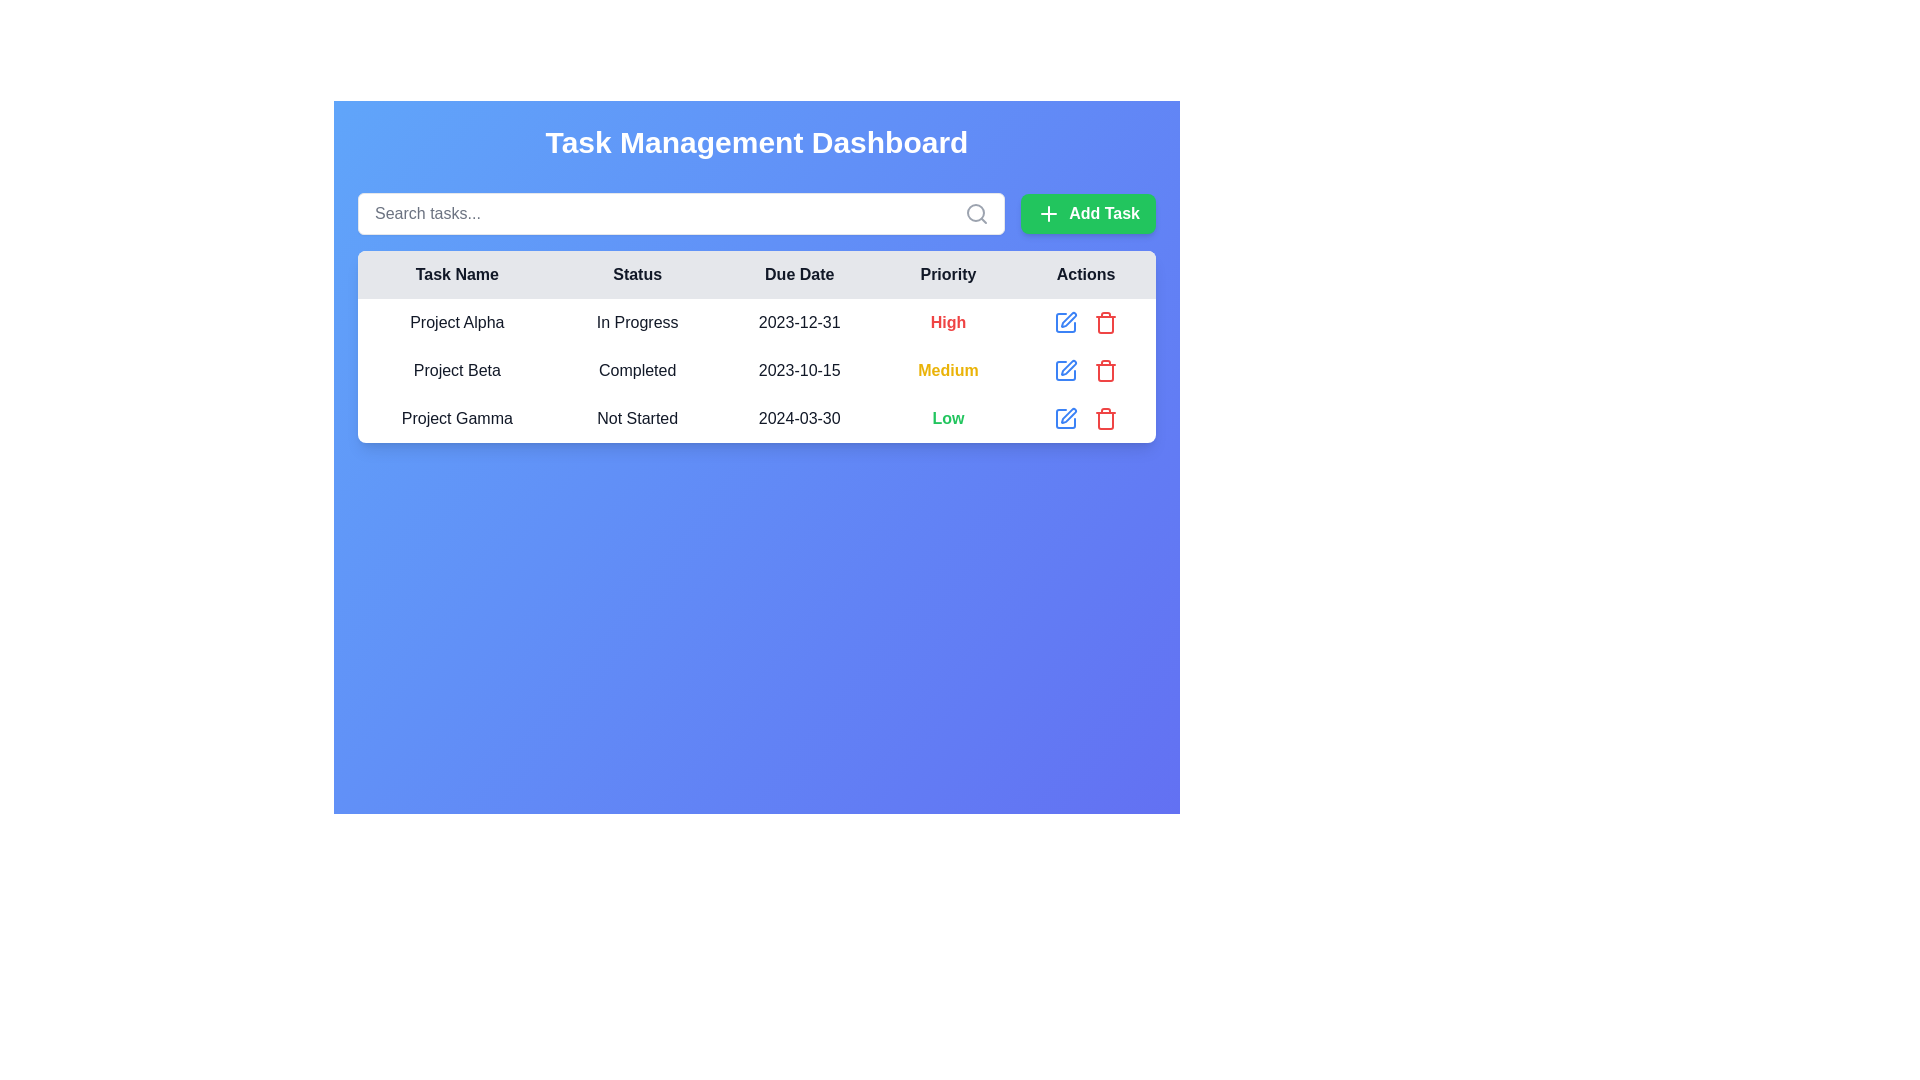  I want to click on text of the 'Low' priority label, which is a green, bold text centered in its space, located in the last row of the table under the 'Priority' column, next to the due date '2024-03-30', so click(947, 418).